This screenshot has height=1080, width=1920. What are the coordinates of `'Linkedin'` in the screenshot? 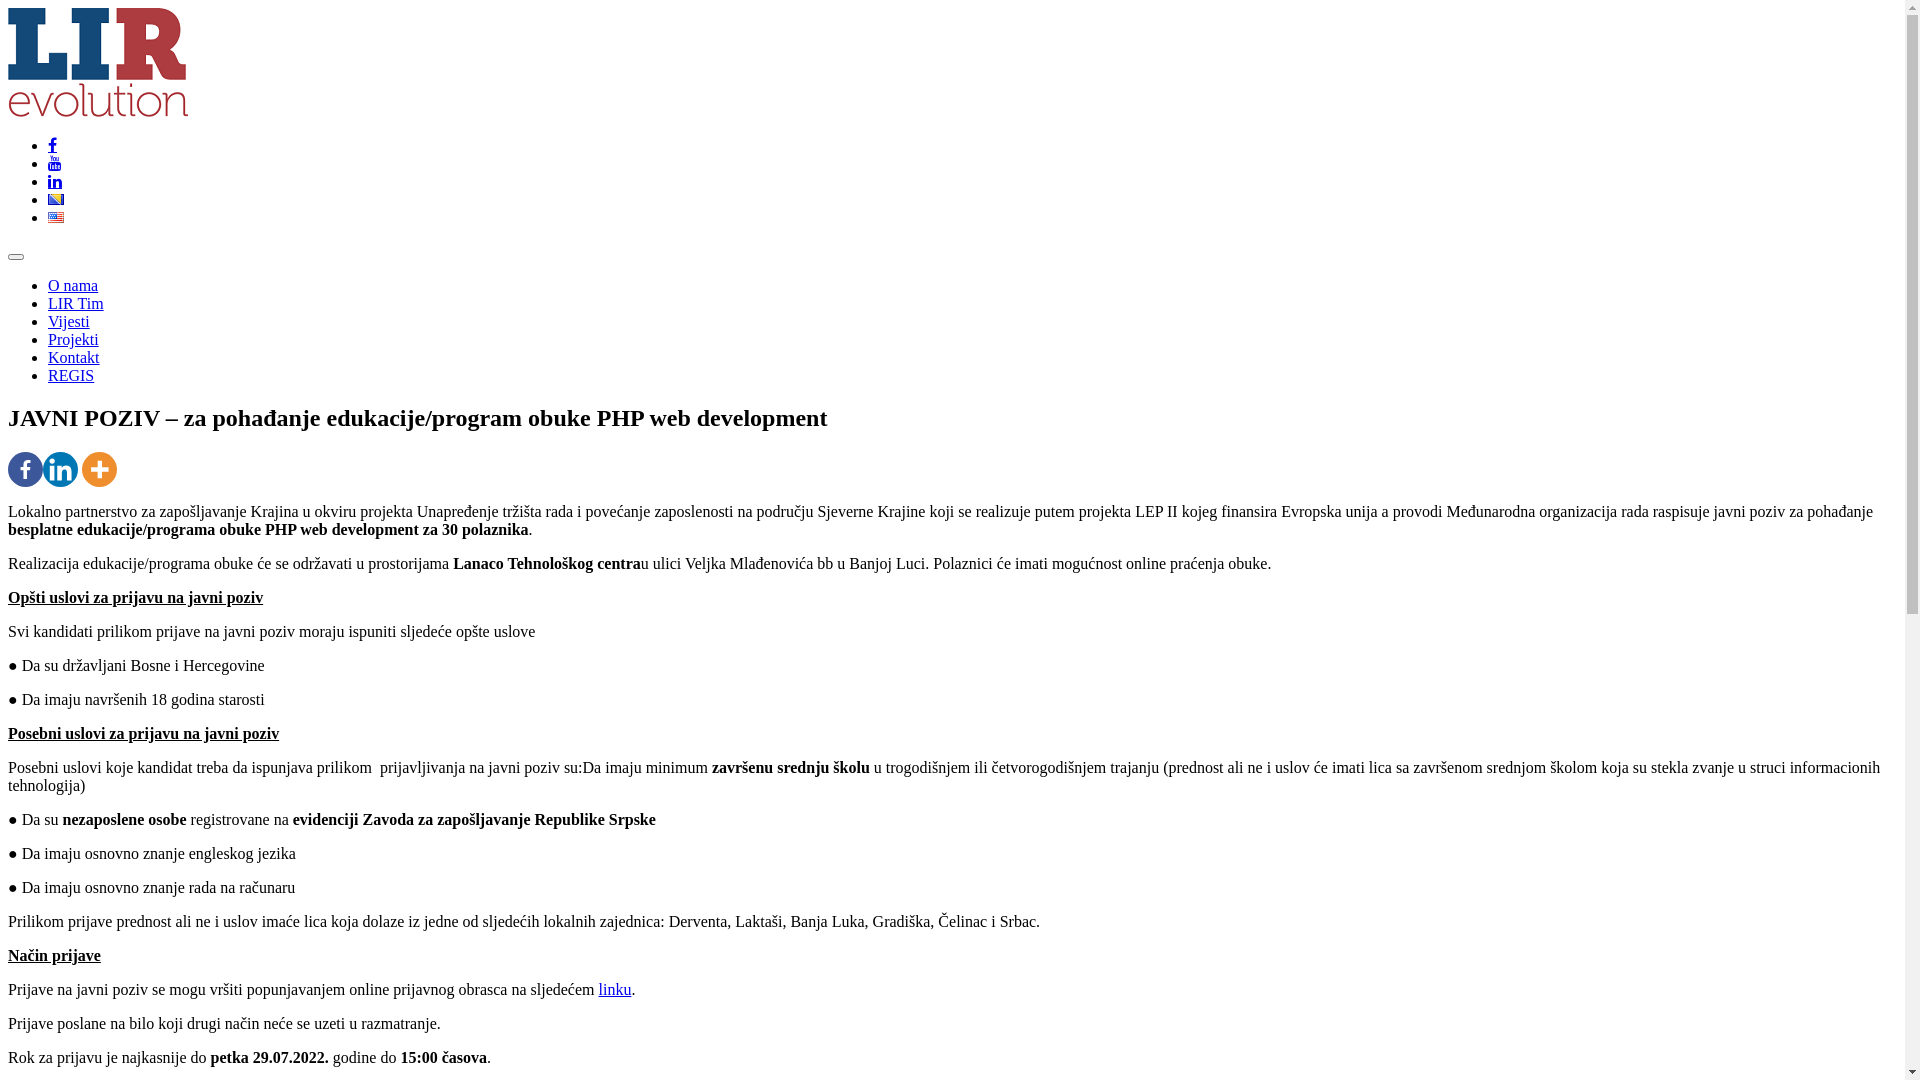 It's located at (60, 469).